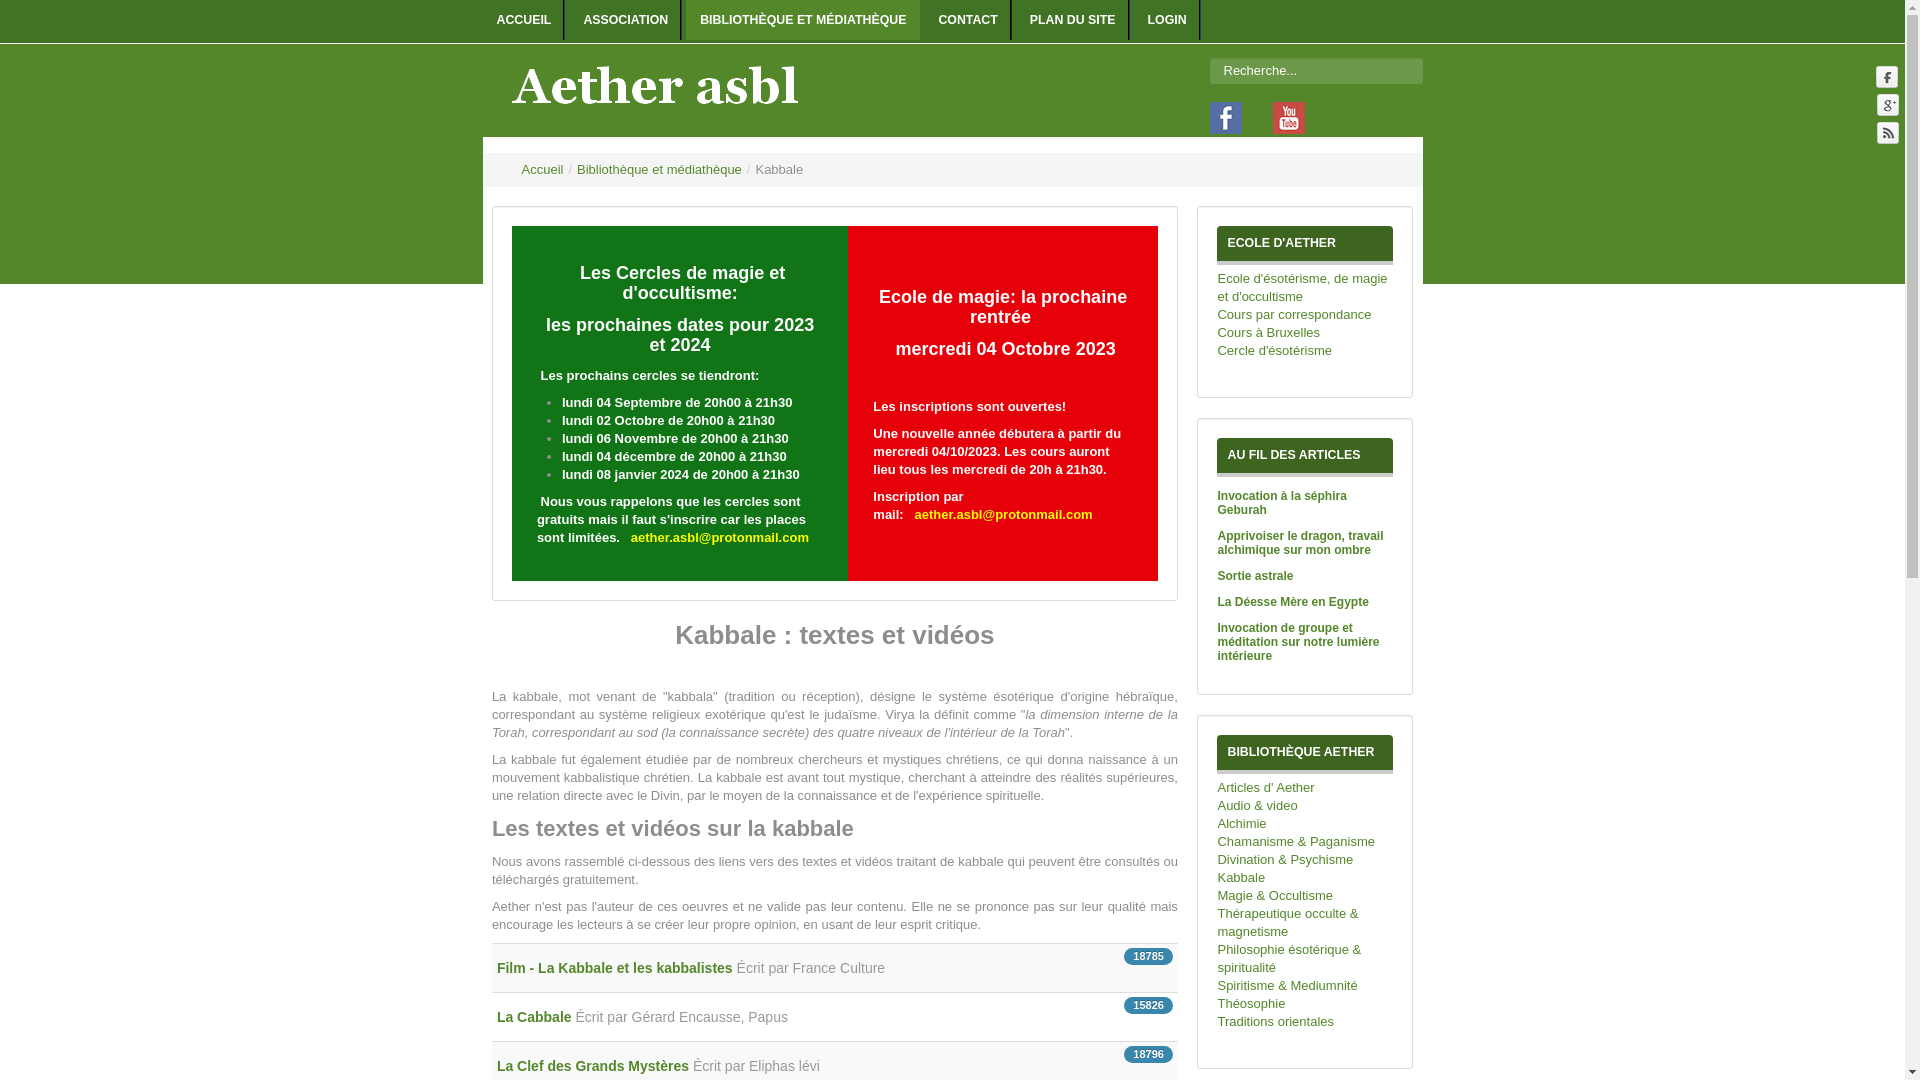 Image resolution: width=1920 pixels, height=1080 pixels. What do you see at coordinates (1305, 859) in the screenshot?
I see `'Divination & Psychisme'` at bounding box center [1305, 859].